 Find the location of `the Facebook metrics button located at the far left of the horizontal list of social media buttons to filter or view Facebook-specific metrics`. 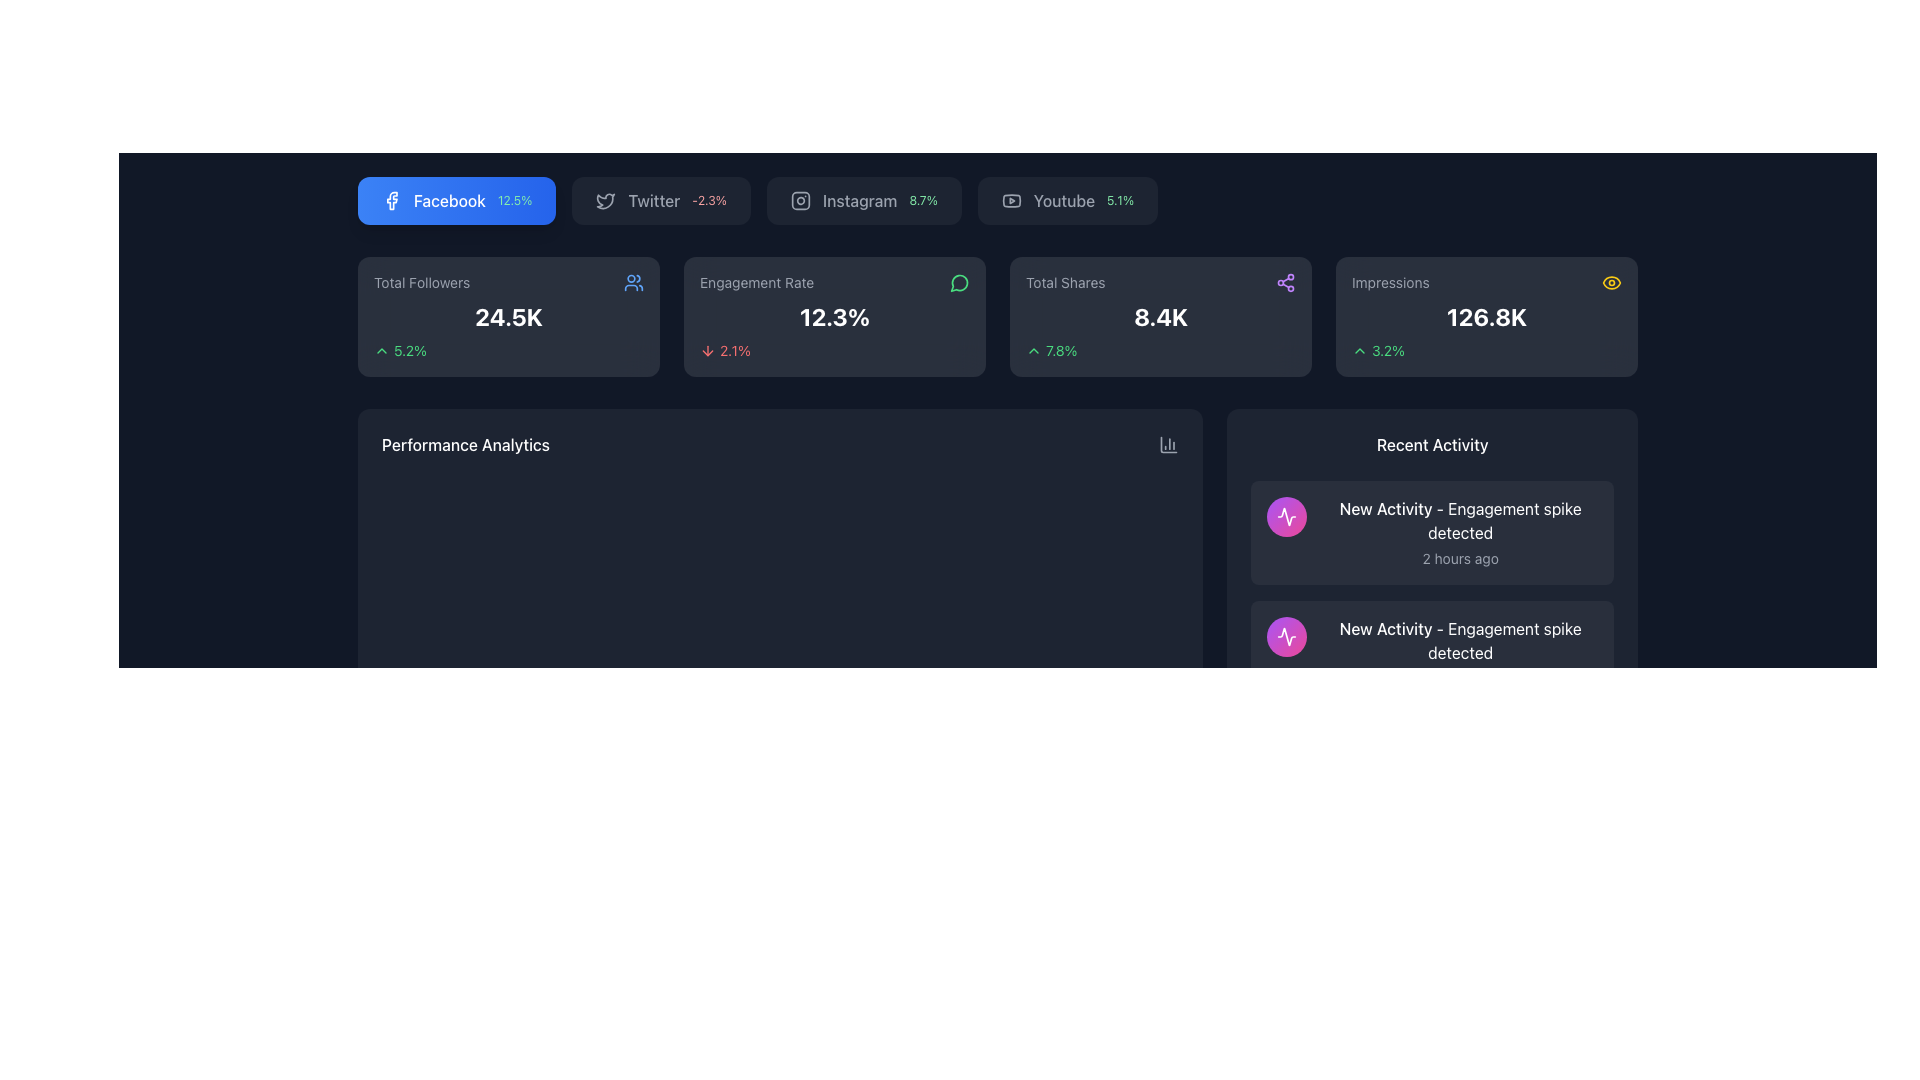

the Facebook metrics button located at the far left of the horizontal list of social media buttons to filter or view Facebook-specific metrics is located at coordinates (455, 200).